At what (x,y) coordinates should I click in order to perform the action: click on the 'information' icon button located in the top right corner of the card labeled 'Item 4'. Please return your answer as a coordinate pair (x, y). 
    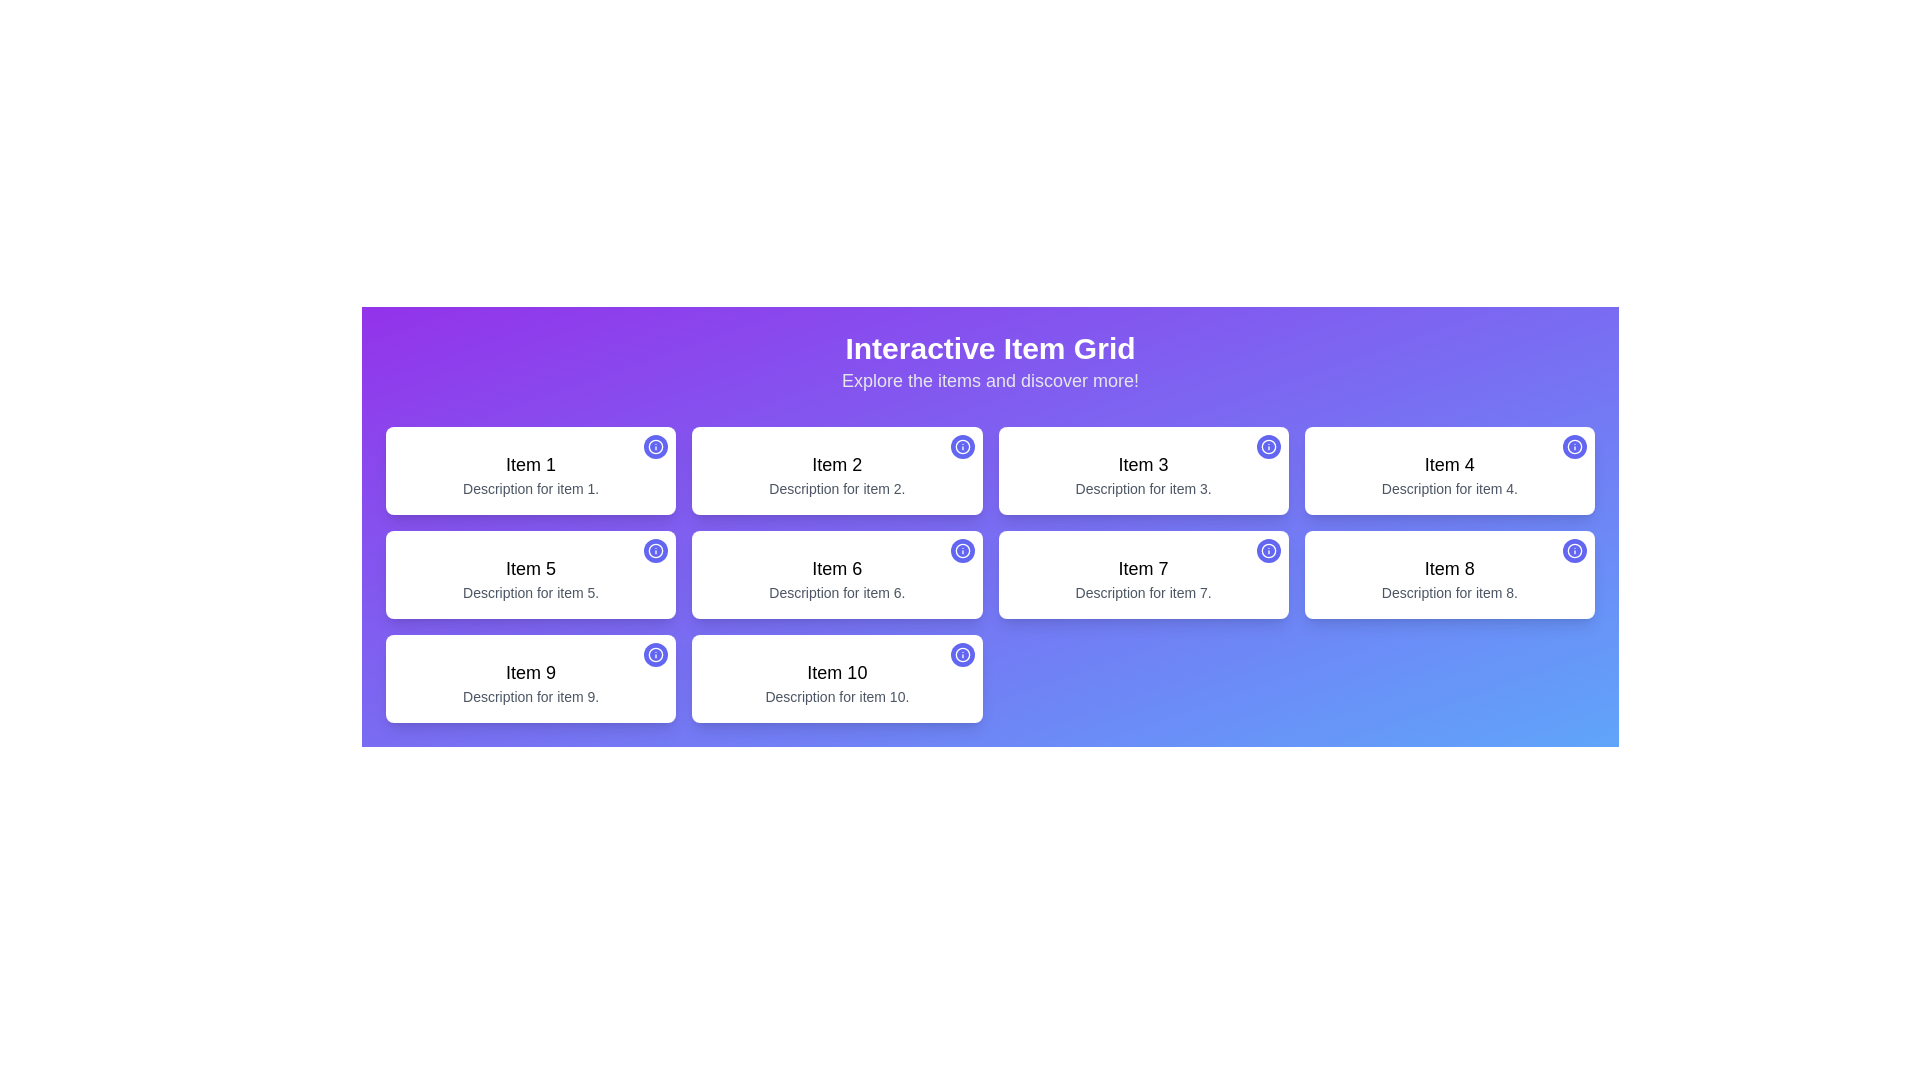
    Looking at the image, I should click on (1573, 446).